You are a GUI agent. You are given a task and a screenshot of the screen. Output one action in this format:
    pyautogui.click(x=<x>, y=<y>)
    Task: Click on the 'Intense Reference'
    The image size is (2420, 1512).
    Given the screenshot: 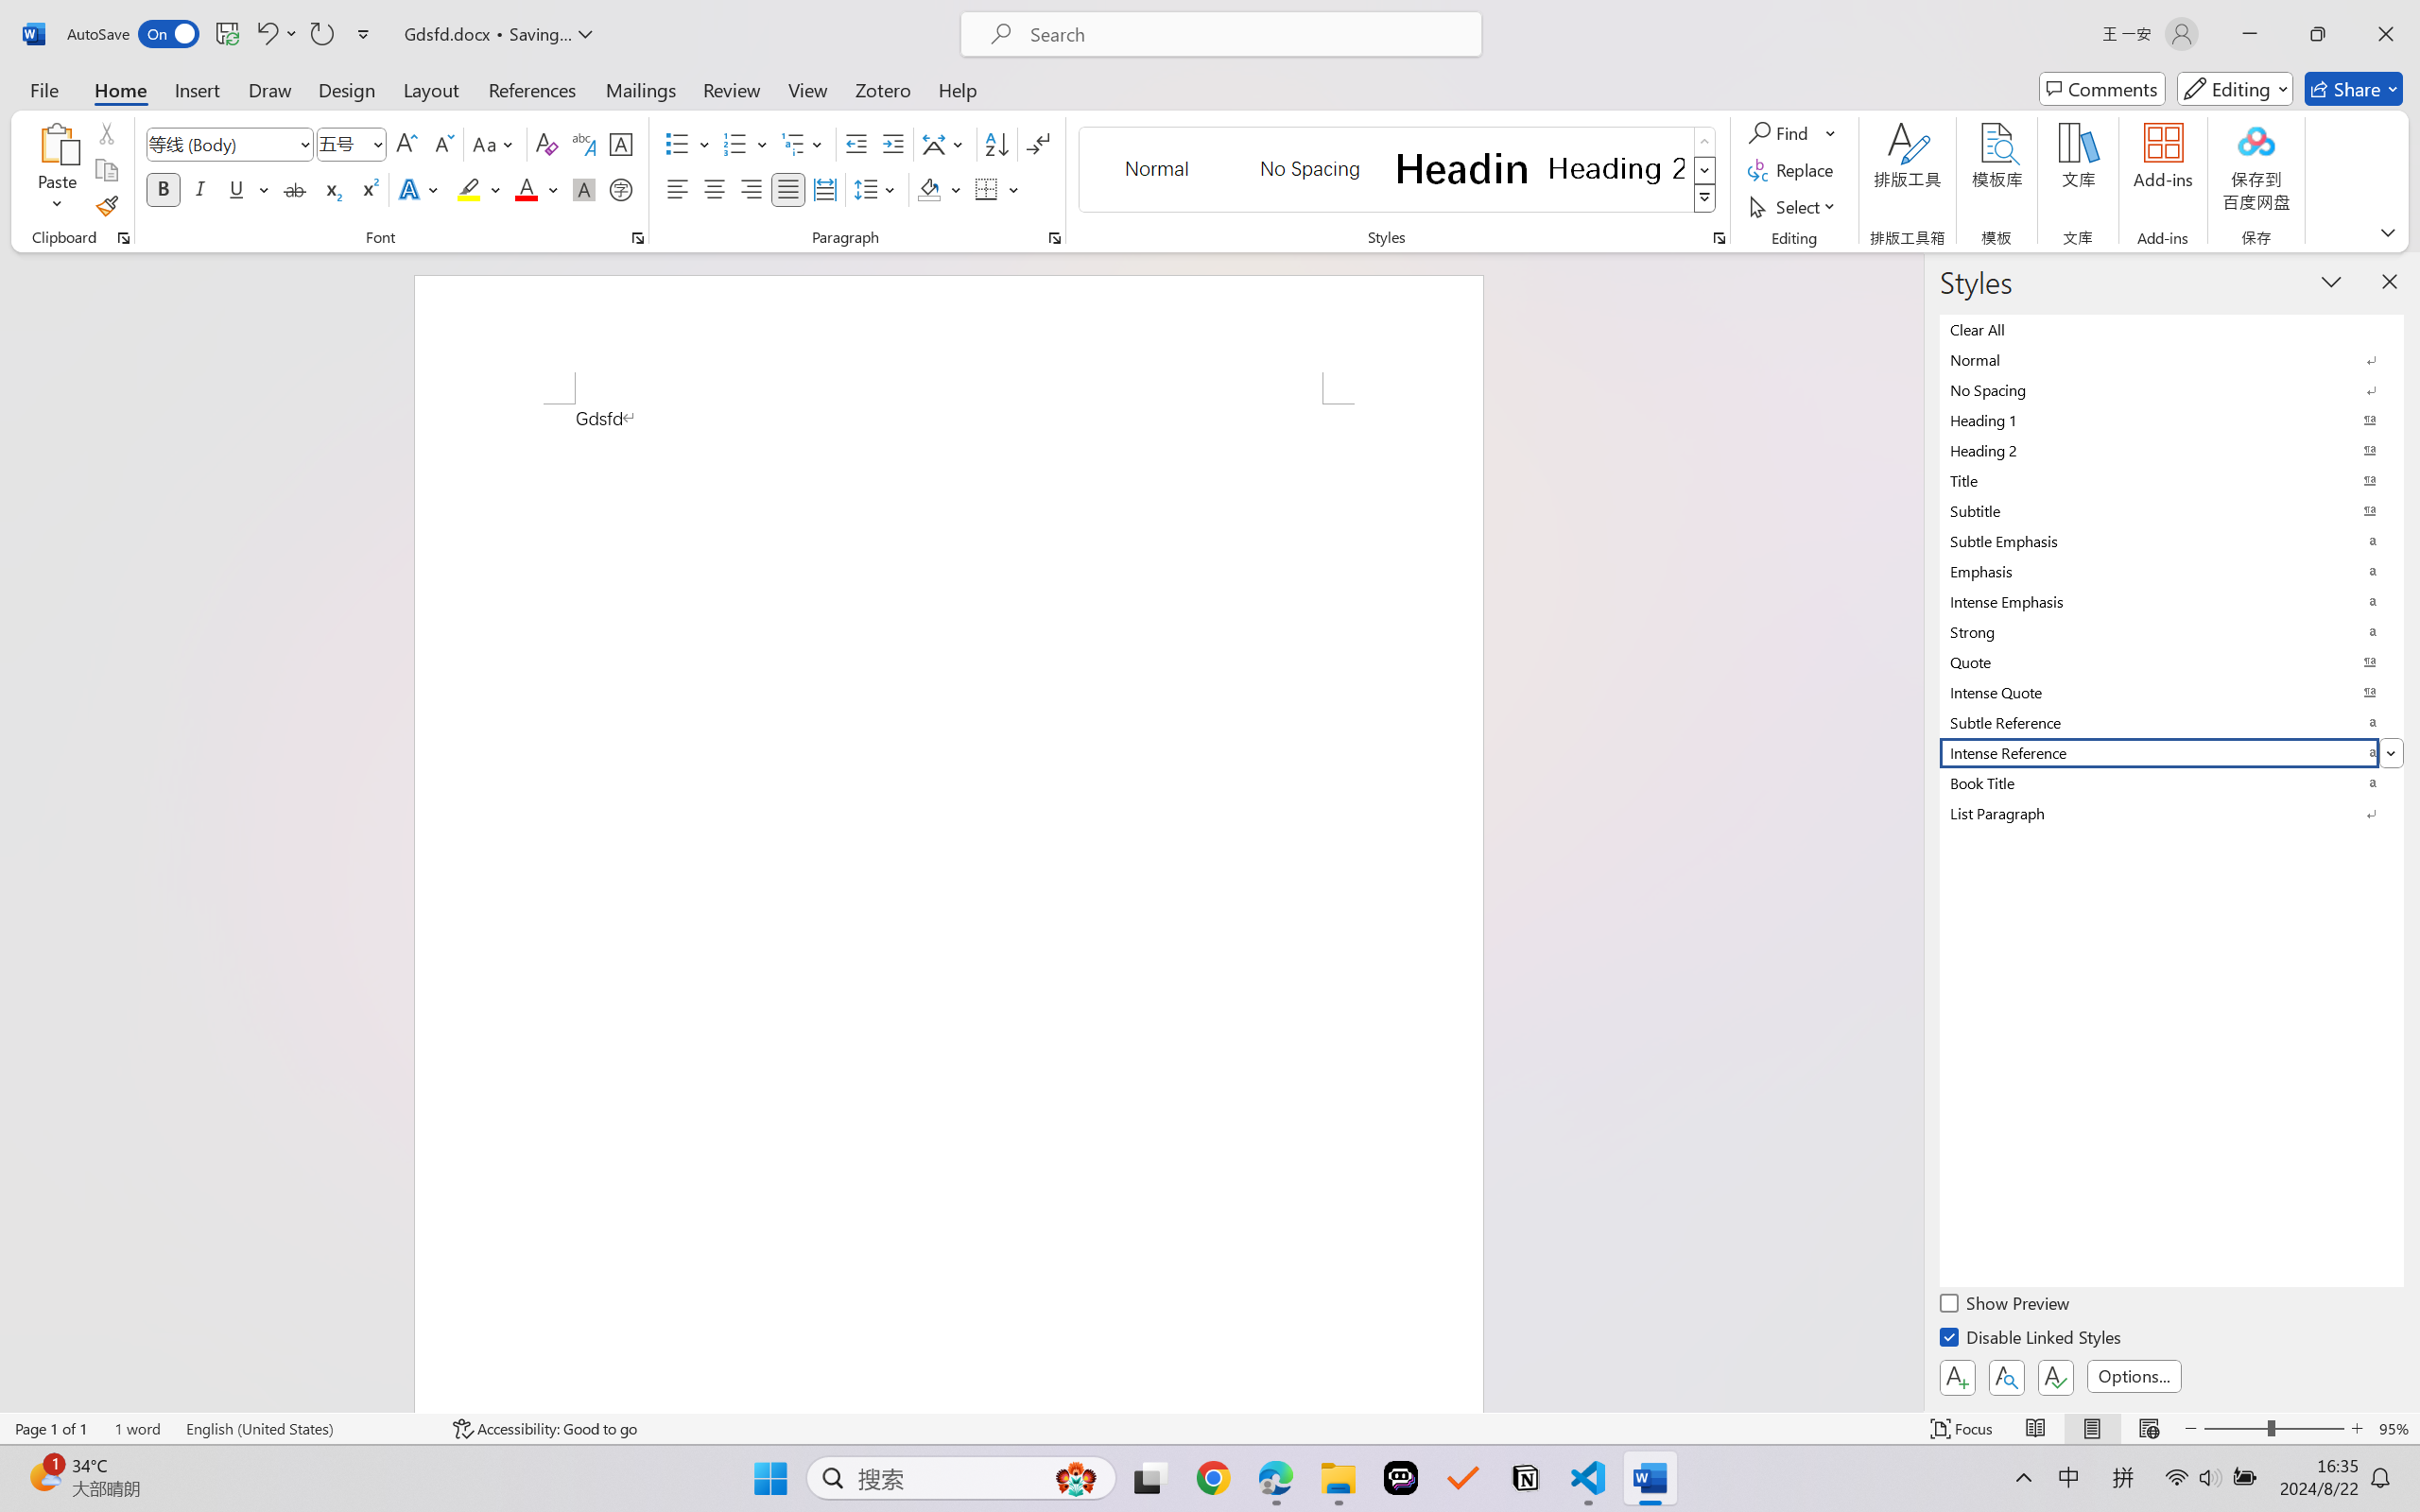 What is the action you would take?
    pyautogui.click(x=2171, y=752)
    